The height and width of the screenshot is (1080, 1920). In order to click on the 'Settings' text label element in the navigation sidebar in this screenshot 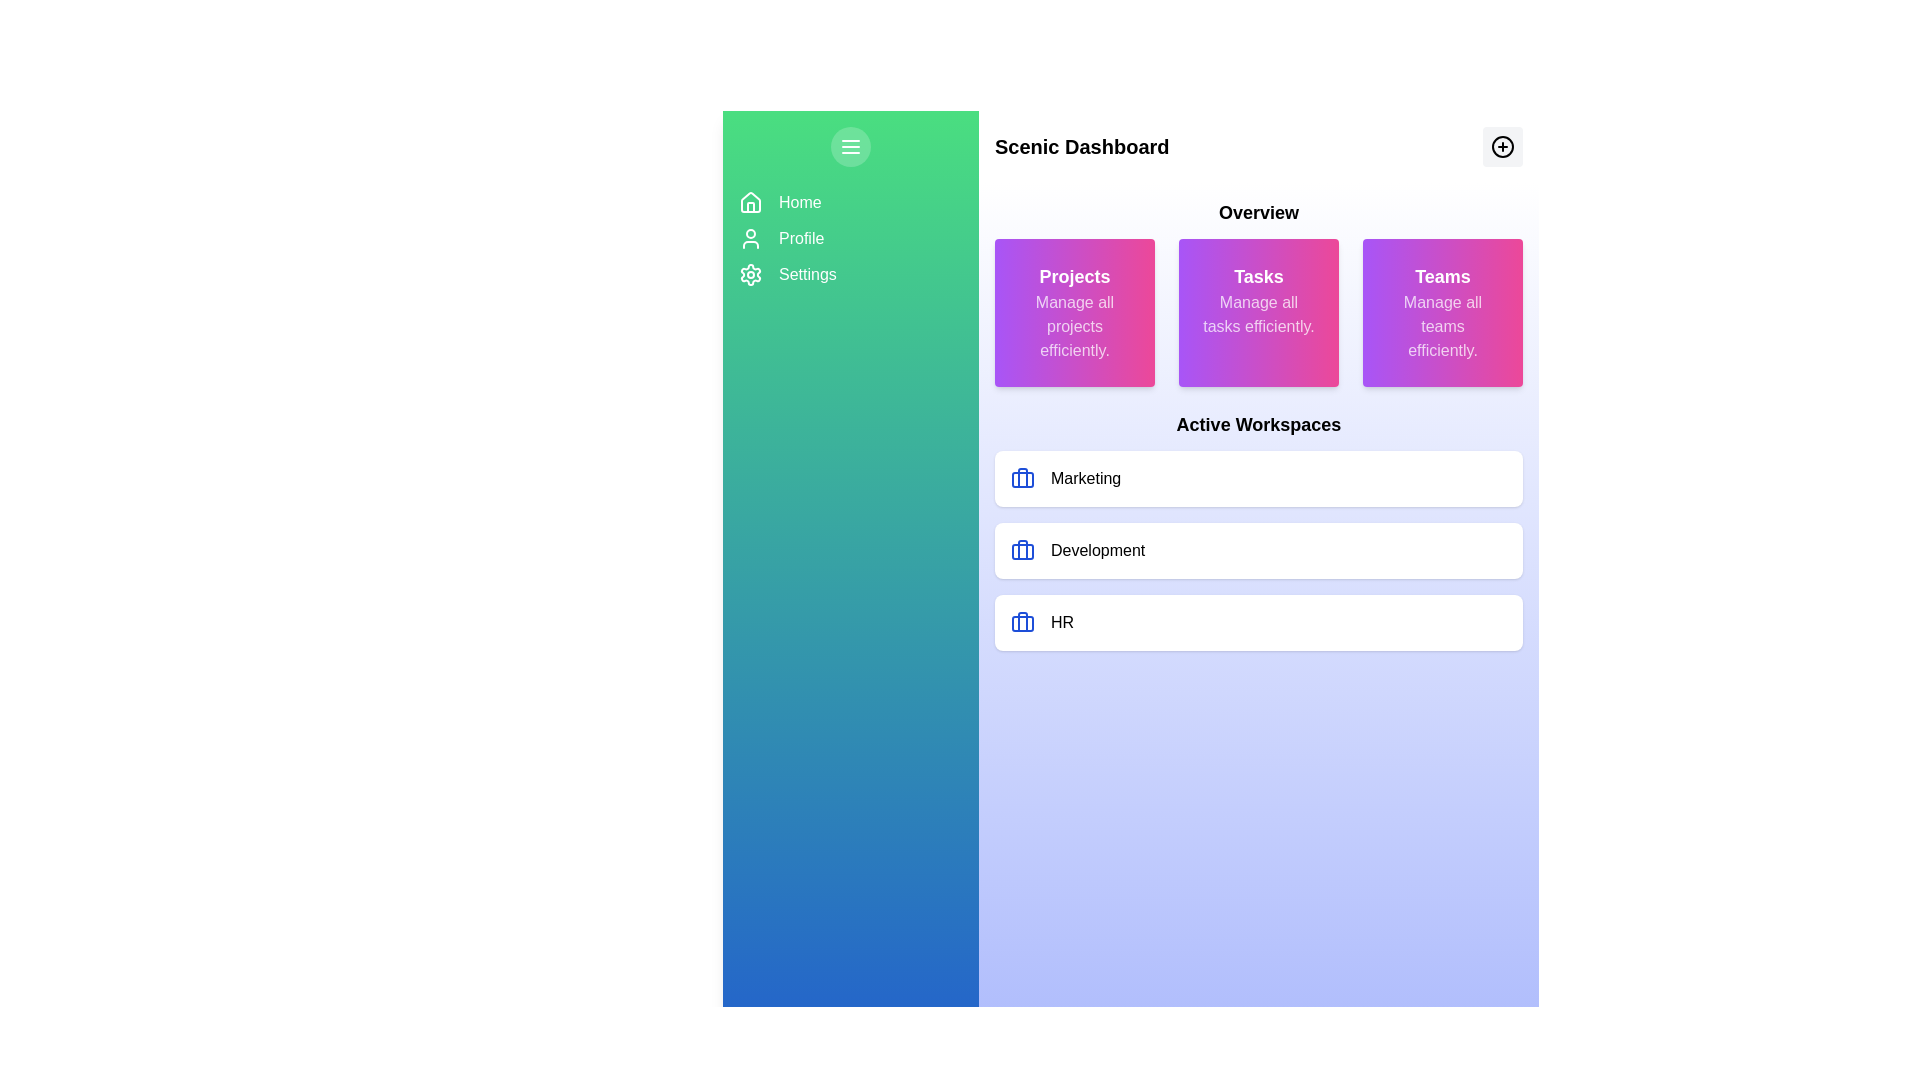, I will do `click(807, 274)`.